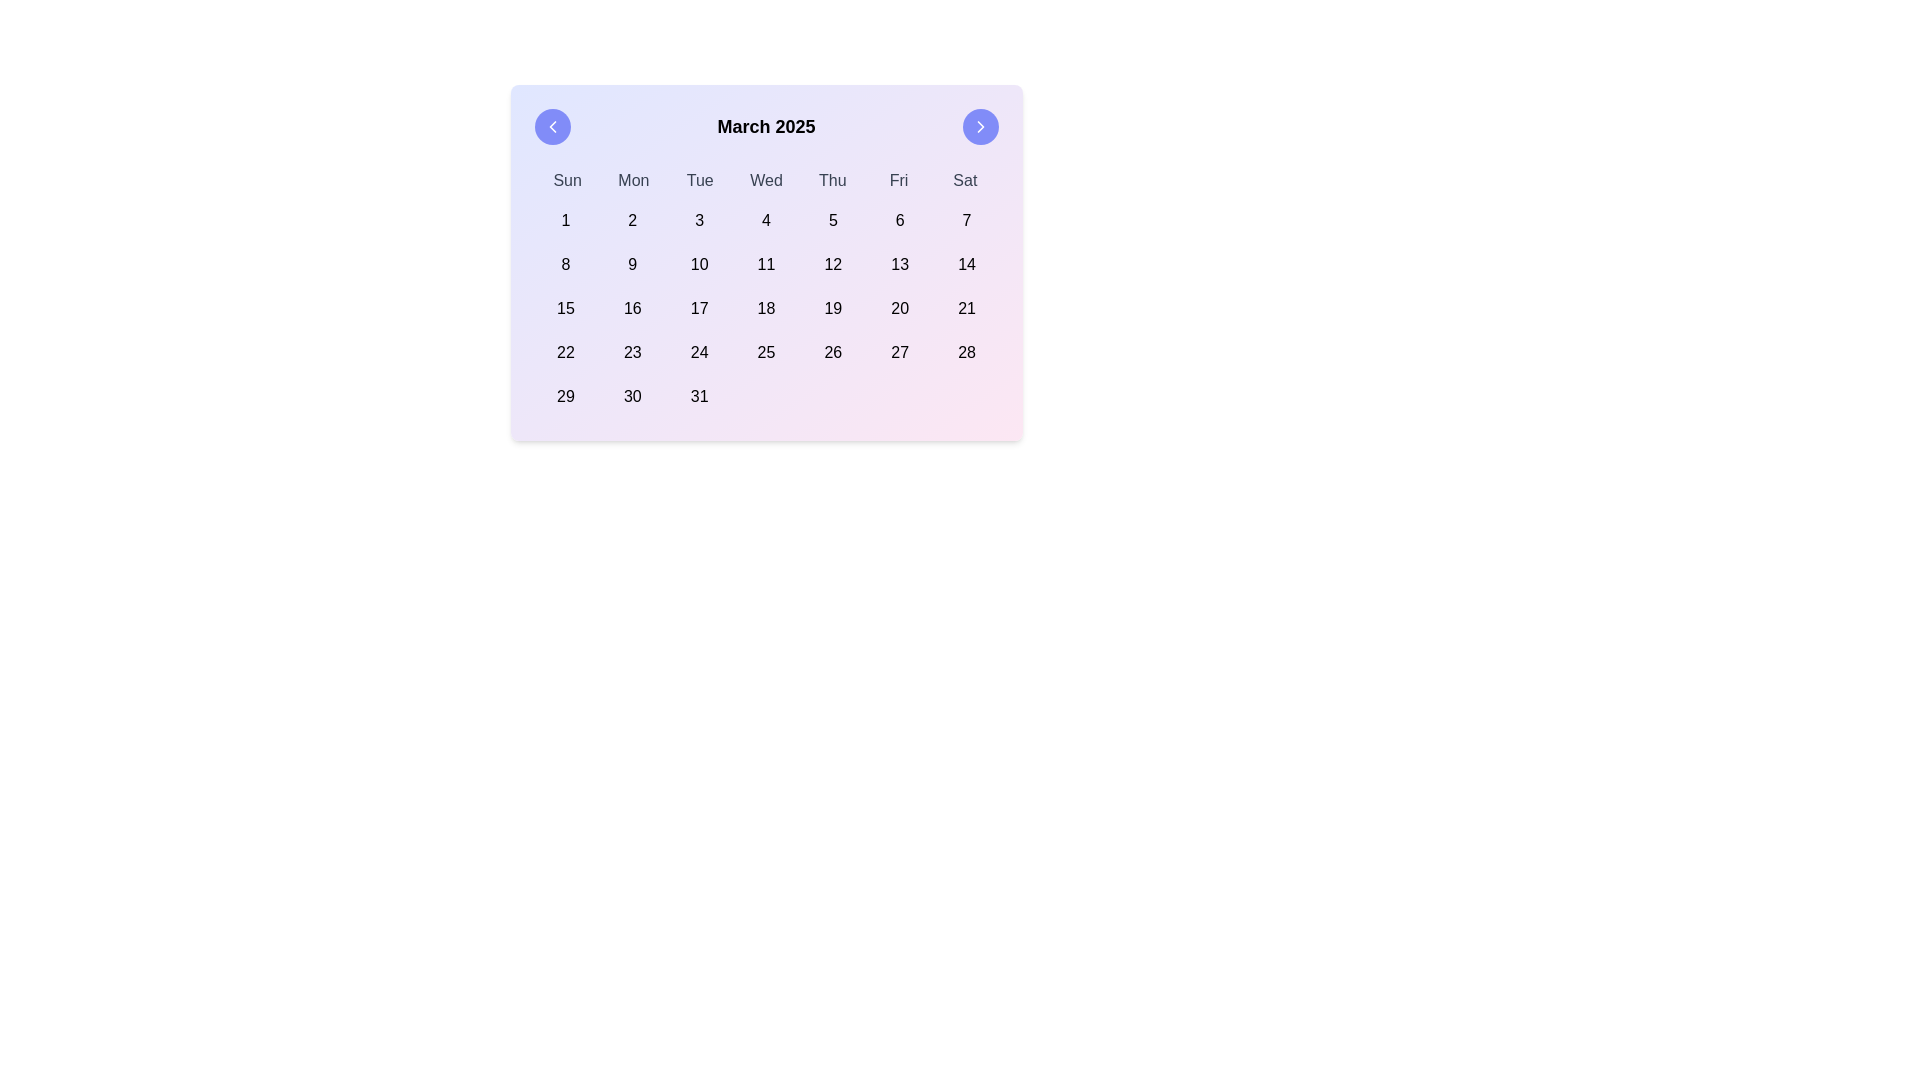  I want to click on the forward navigation control icon, so click(980, 127).